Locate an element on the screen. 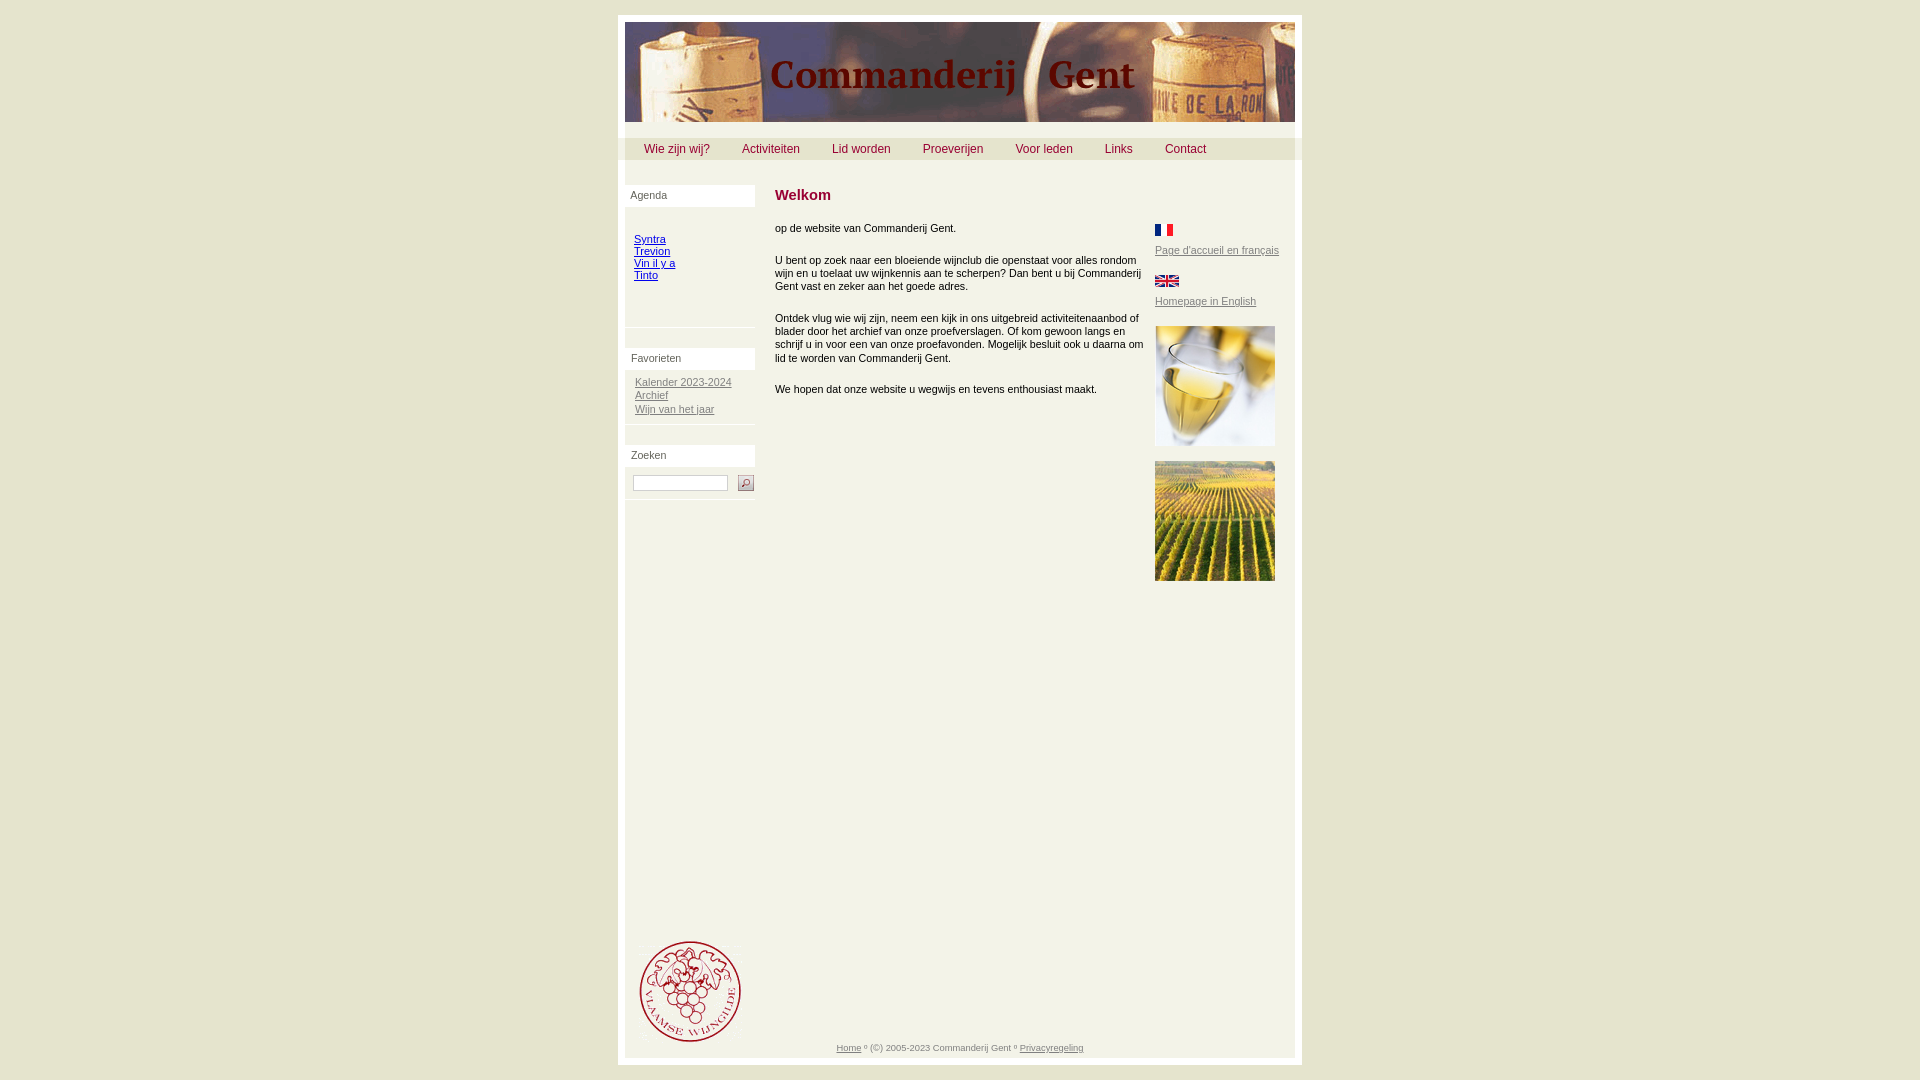  'Contact' is located at coordinates (1185, 148).